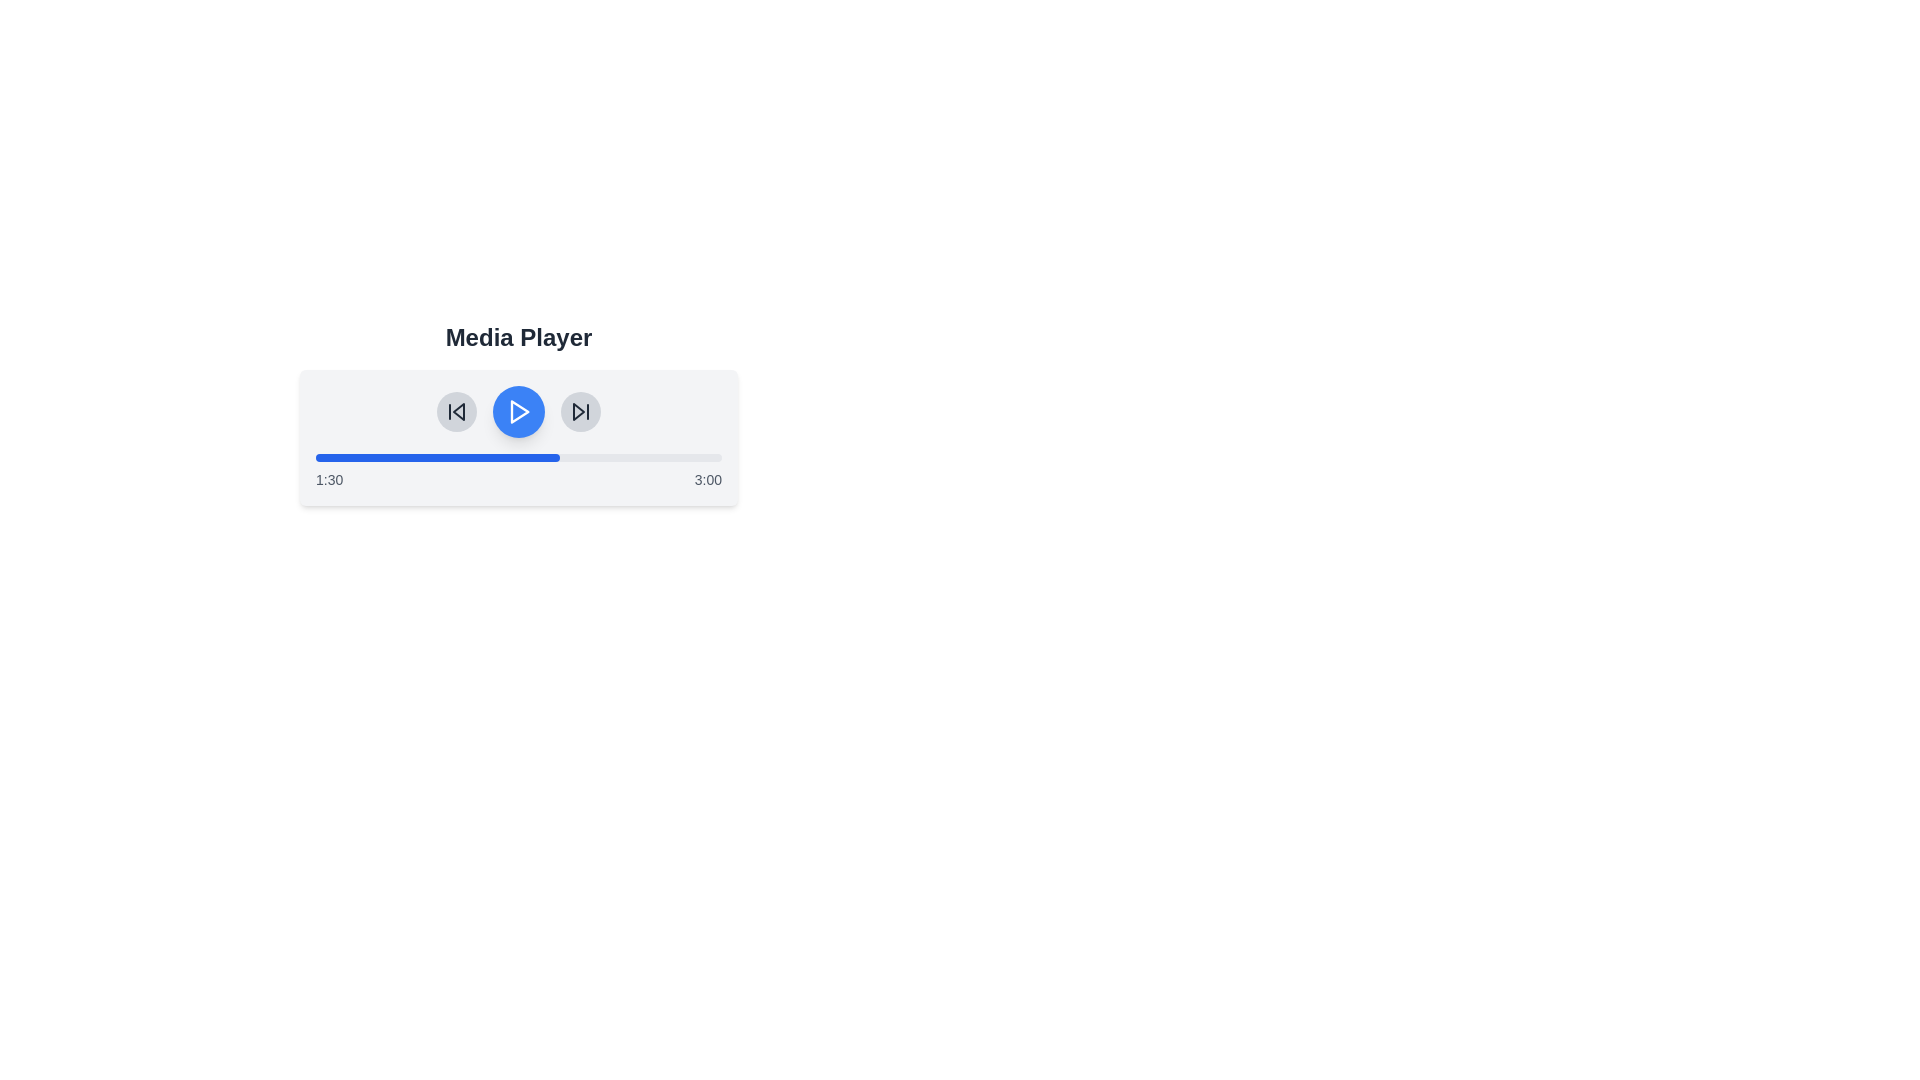 Image resolution: width=1920 pixels, height=1080 pixels. I want to click on displayed value '3:00' from the text display located on the right side of the progress bar, so click(708, 479).